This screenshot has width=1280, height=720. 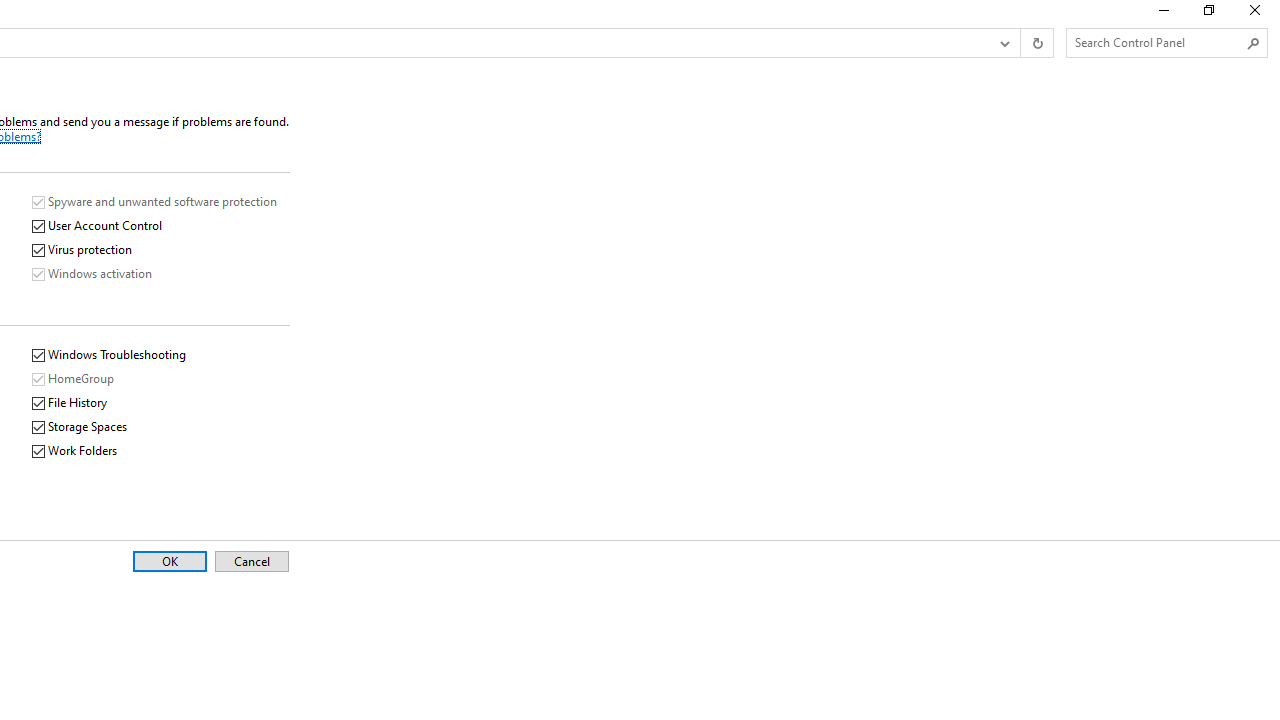 What do you see at coordinates (169, 561) in the screenshot?
I see `'OK'` at bounding box center [169, 561].